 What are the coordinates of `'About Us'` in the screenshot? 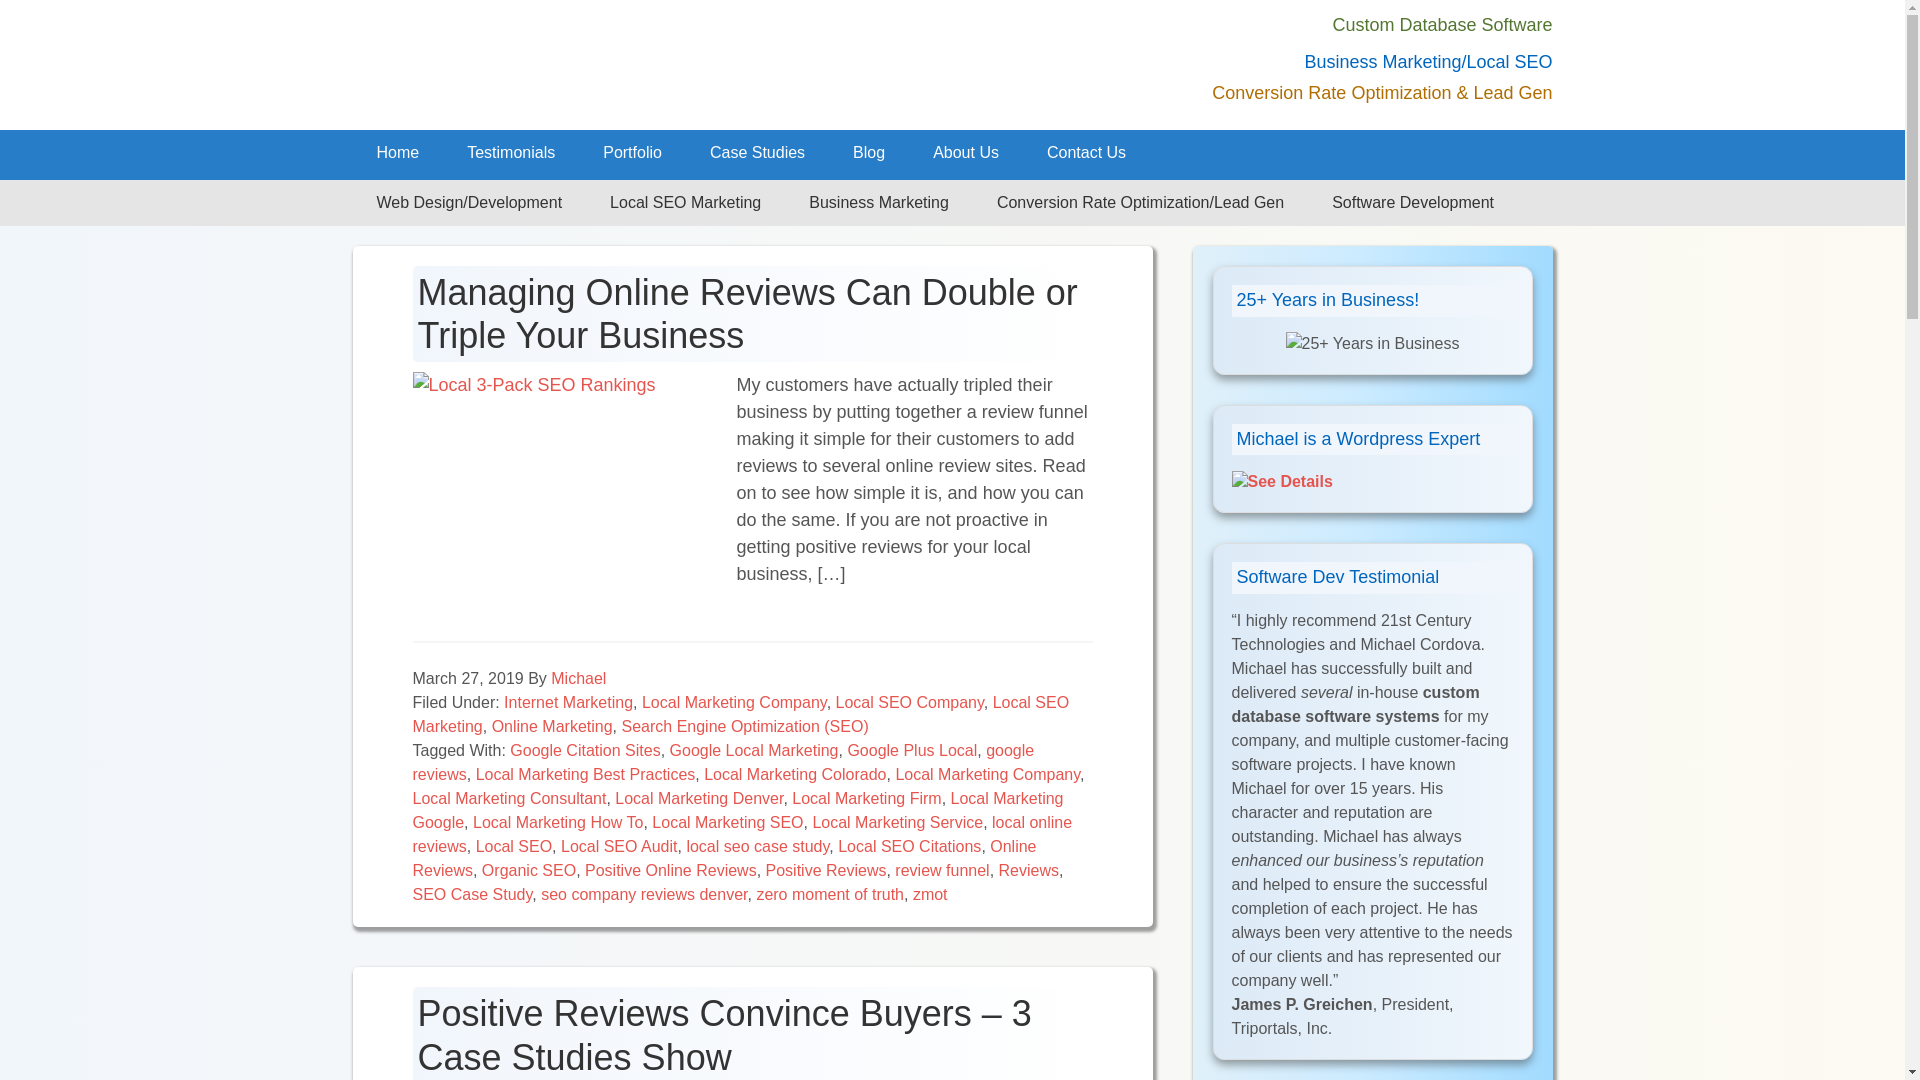 It's located at (965, 152).